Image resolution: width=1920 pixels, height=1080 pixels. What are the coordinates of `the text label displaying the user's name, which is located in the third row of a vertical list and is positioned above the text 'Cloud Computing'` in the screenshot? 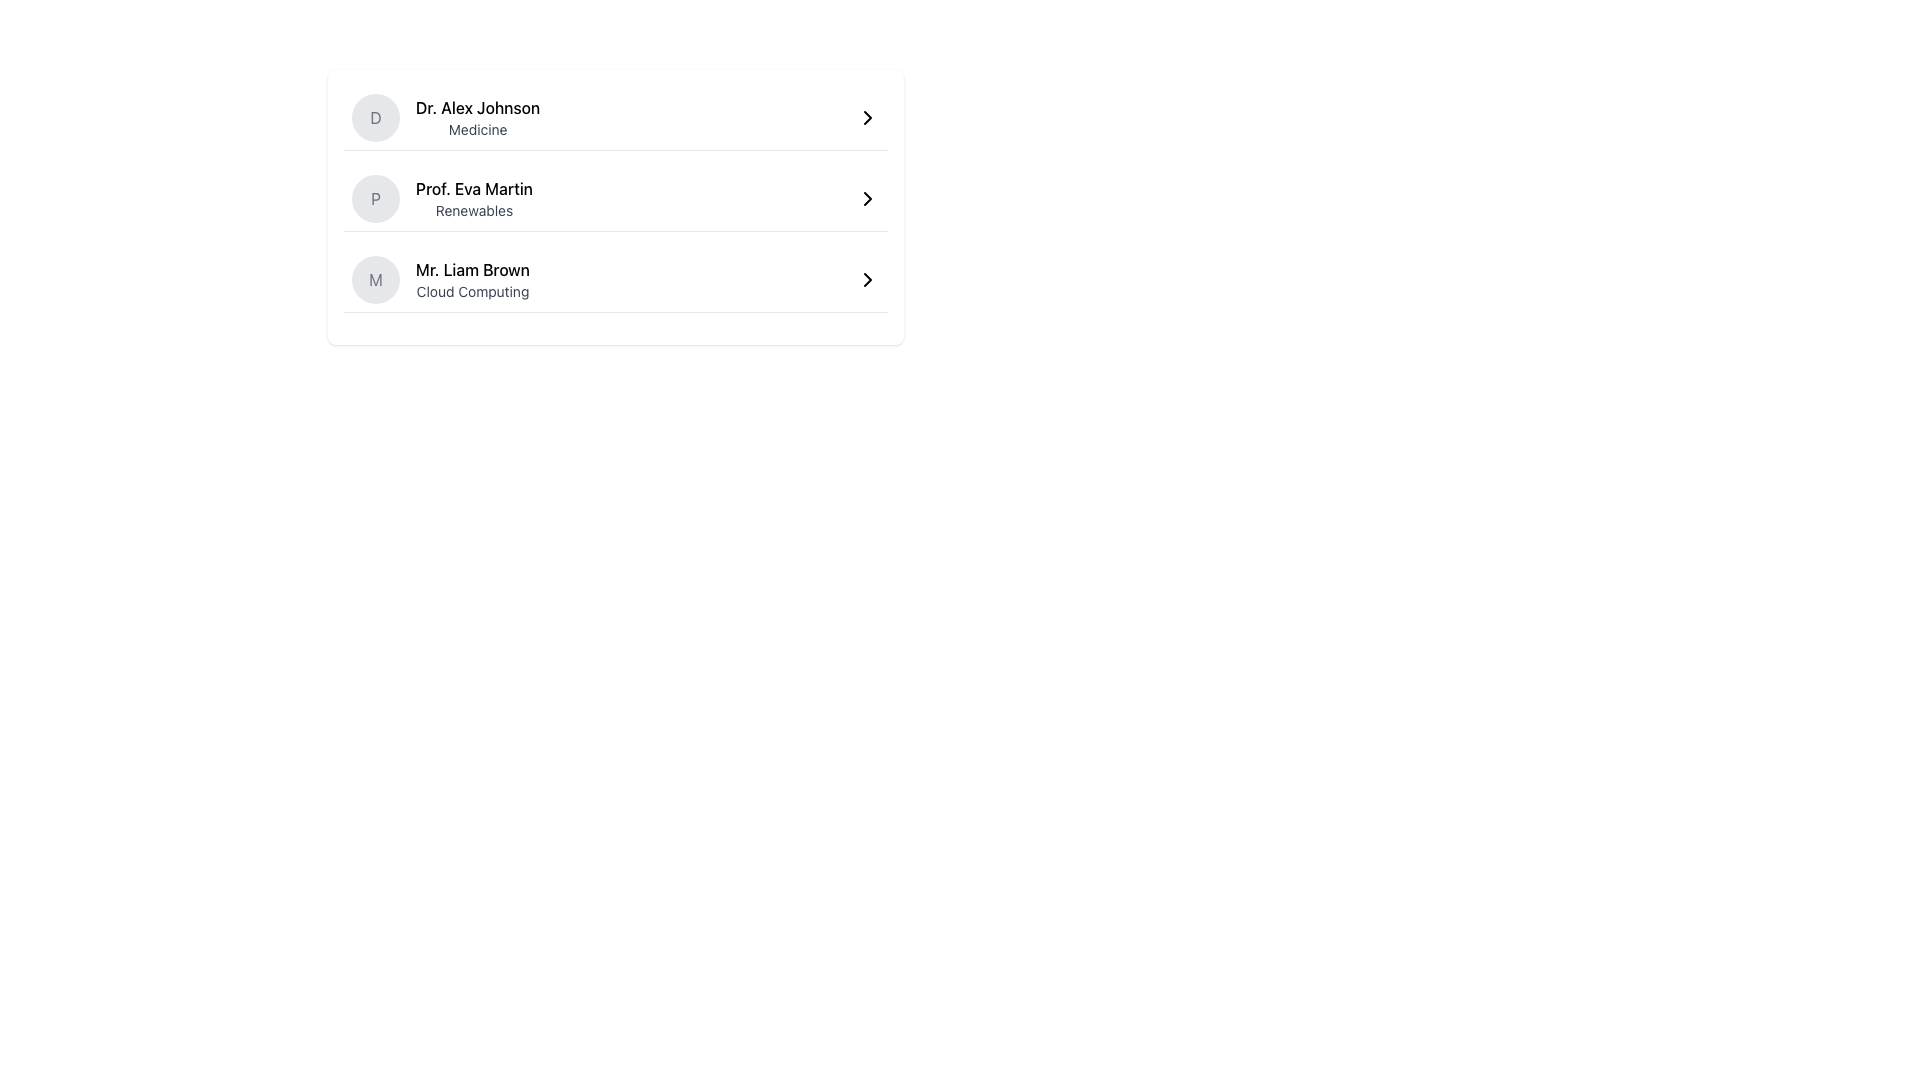 It's located at (471, 270).